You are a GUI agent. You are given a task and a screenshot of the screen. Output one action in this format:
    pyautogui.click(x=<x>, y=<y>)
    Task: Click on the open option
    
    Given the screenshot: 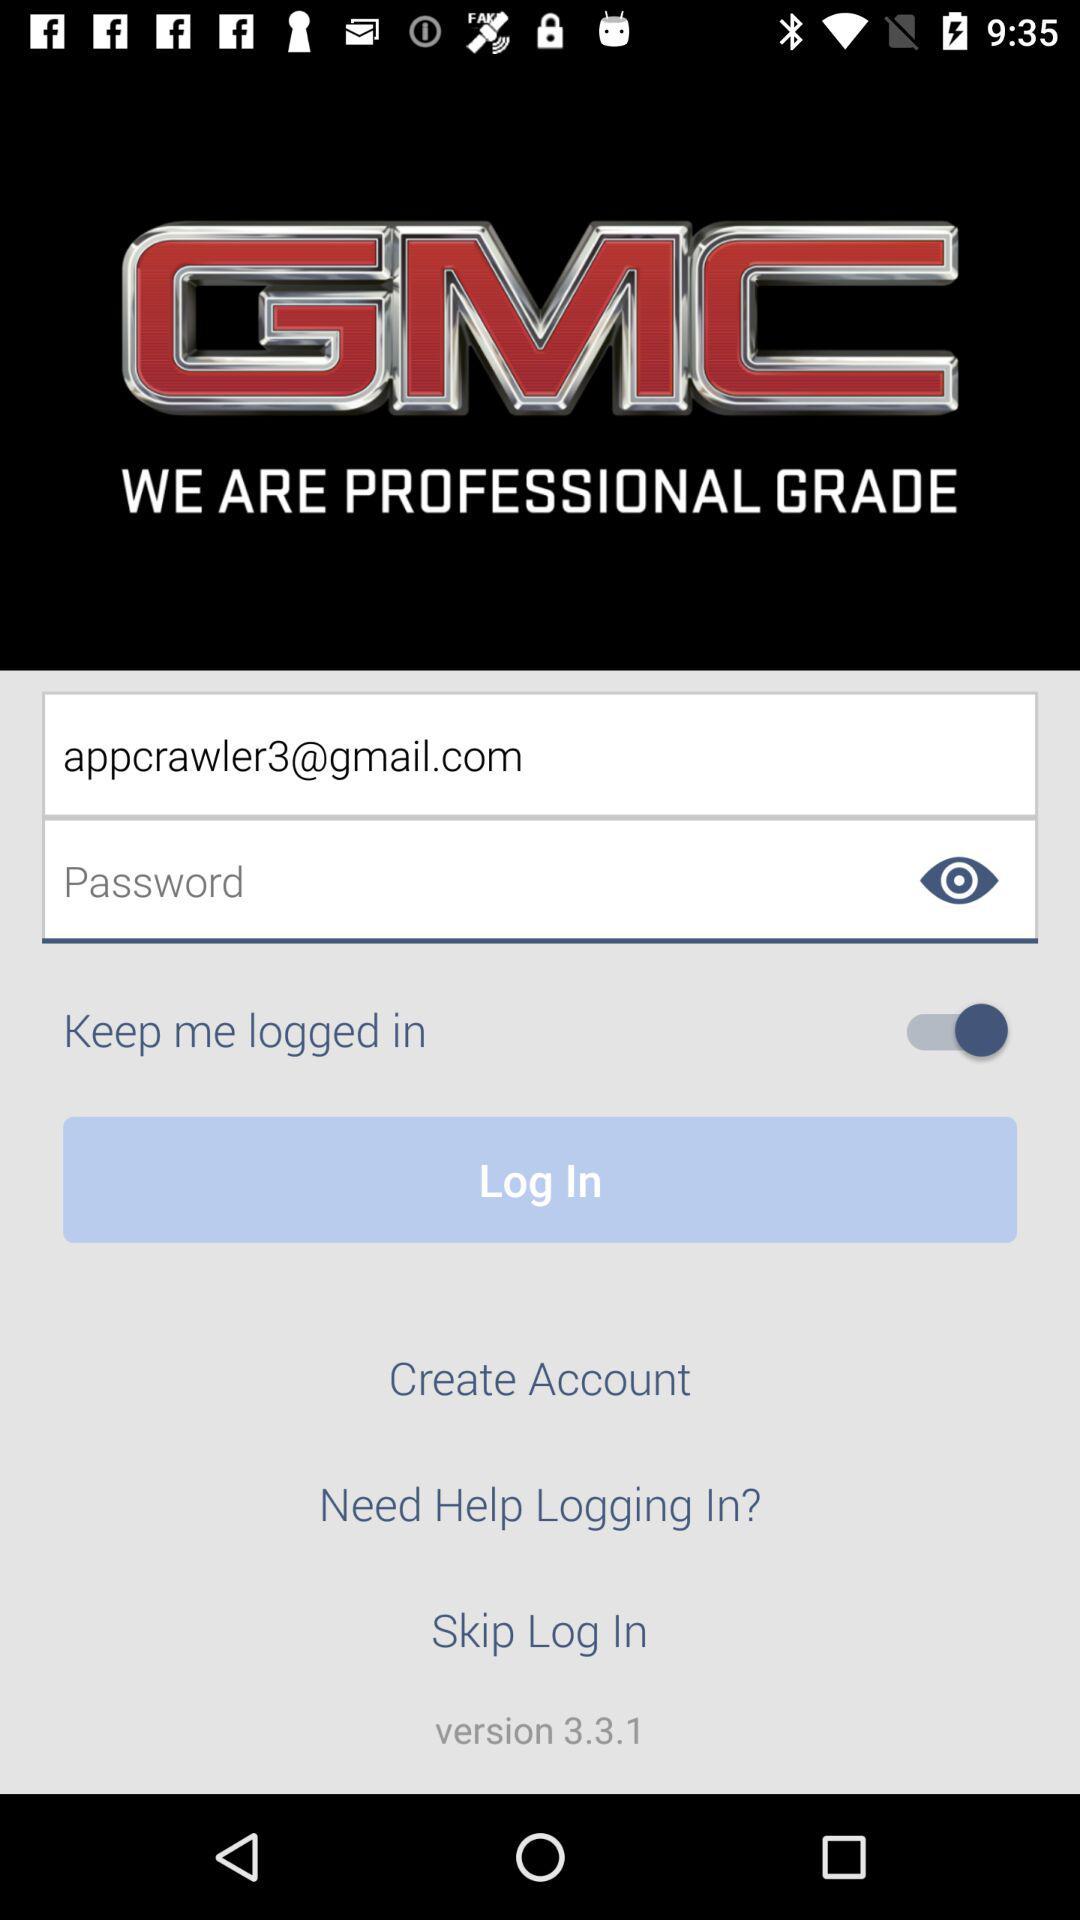 What is the action you would take?
    pyautogui.click(x=964, y=1030)
    